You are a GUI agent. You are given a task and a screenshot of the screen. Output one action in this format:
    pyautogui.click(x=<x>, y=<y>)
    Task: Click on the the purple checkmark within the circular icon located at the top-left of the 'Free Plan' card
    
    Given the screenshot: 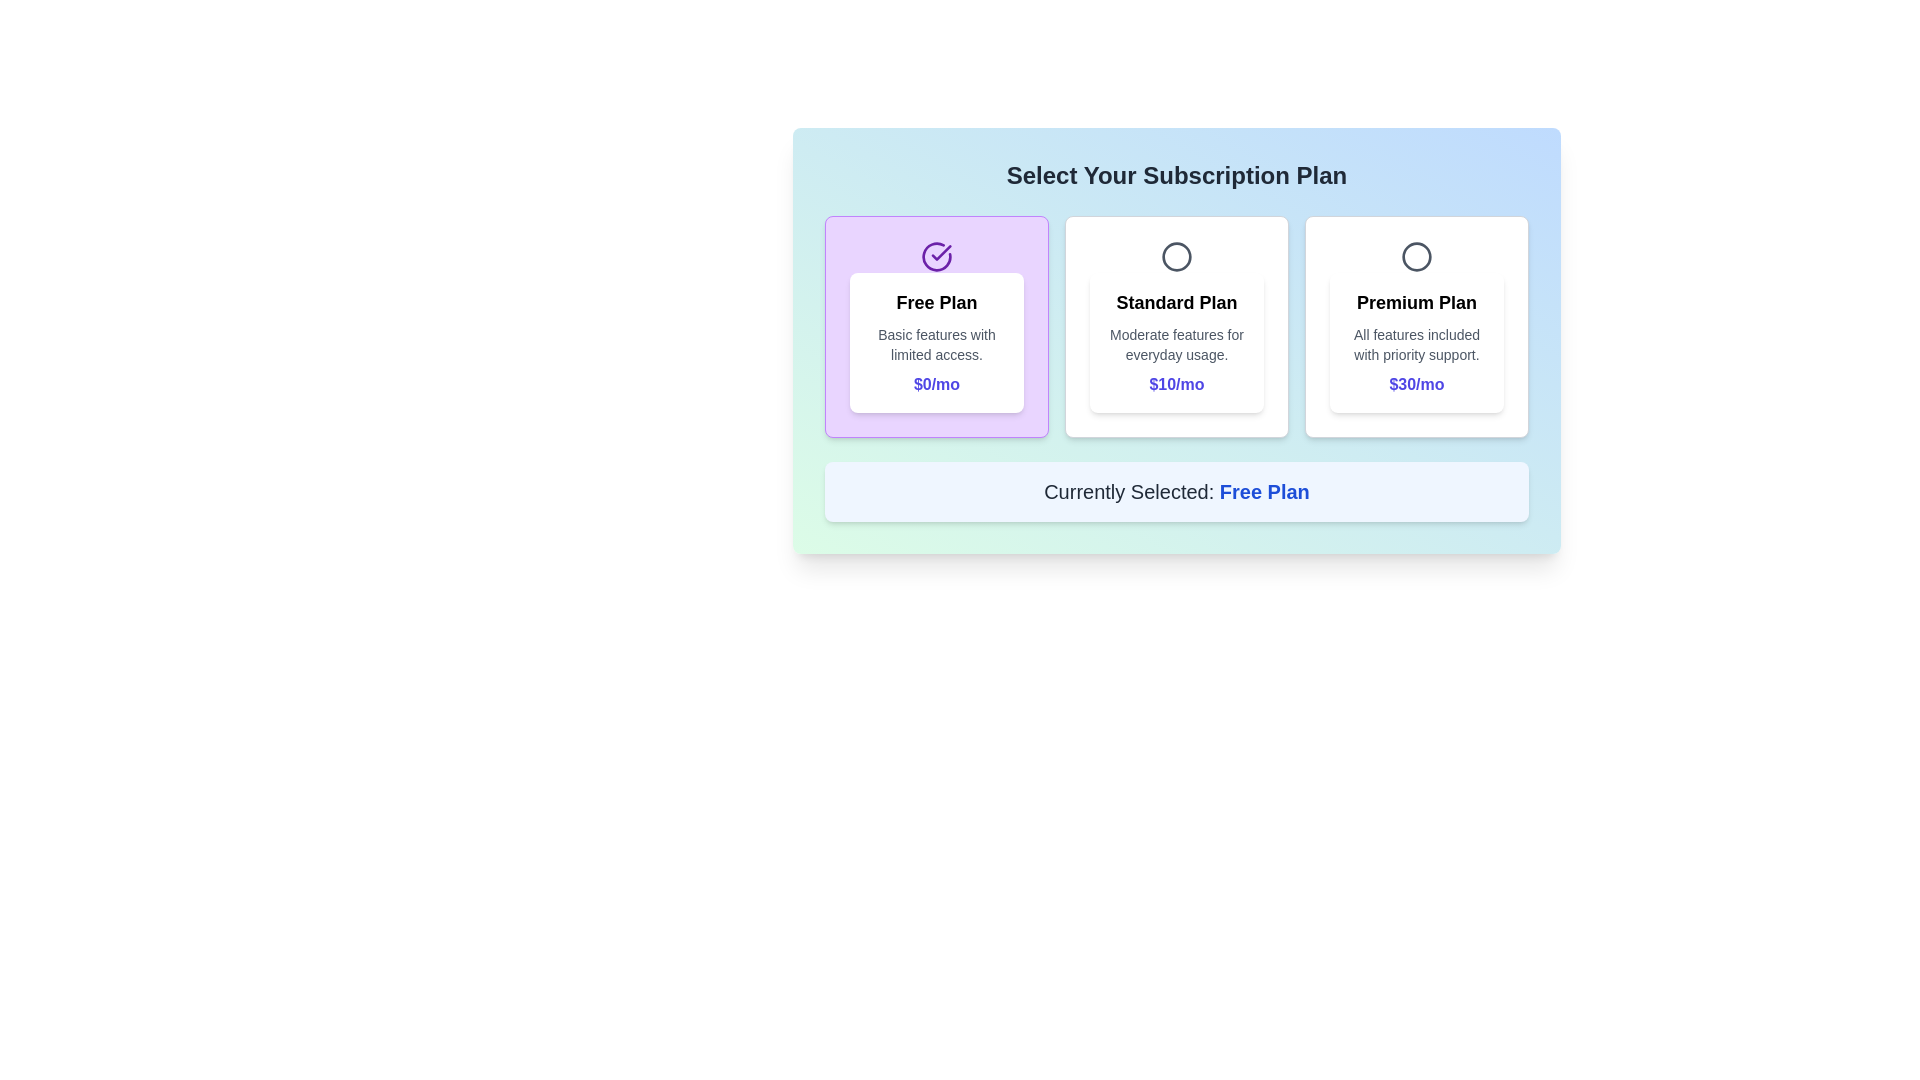 What is the action you would take?
    pyautogui.click(x=940, y=252)
    